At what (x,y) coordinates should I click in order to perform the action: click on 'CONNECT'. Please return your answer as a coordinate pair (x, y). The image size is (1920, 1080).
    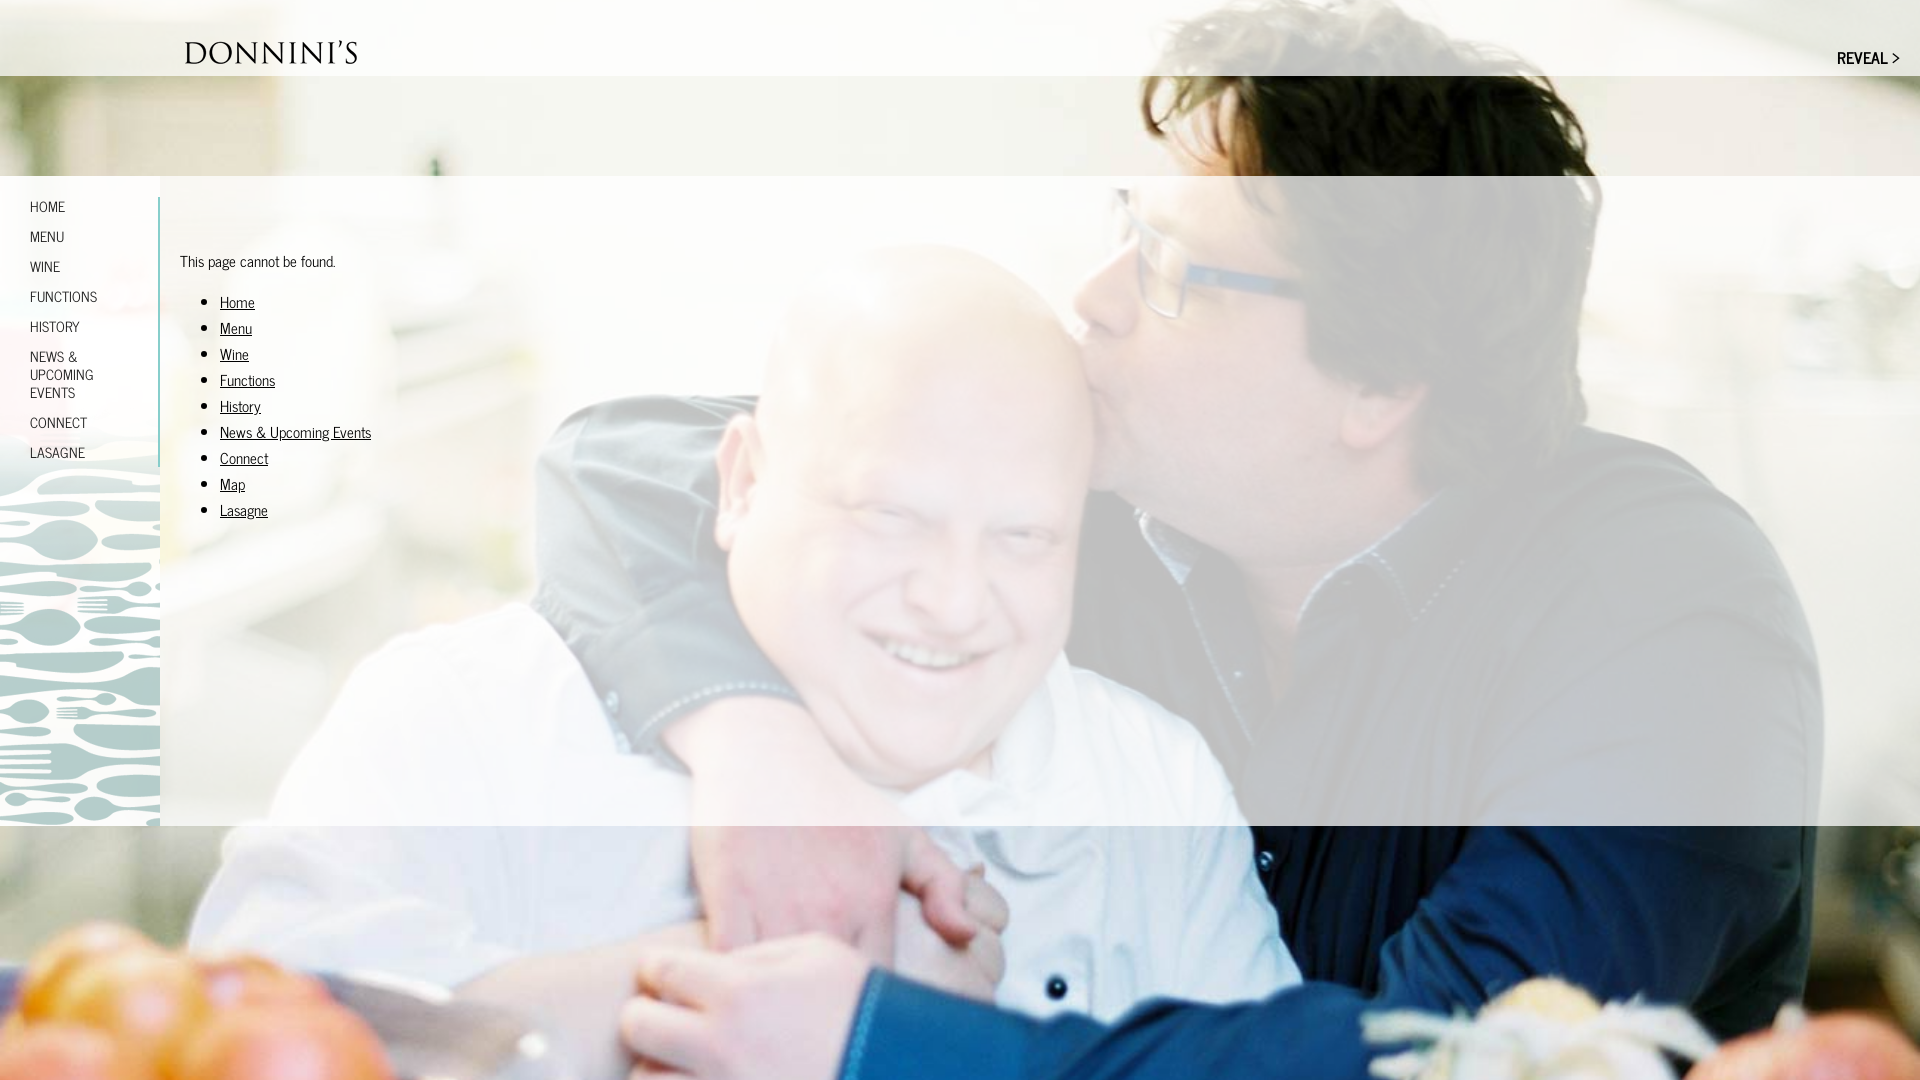
    Looking at the image, I should click on (80, 420).